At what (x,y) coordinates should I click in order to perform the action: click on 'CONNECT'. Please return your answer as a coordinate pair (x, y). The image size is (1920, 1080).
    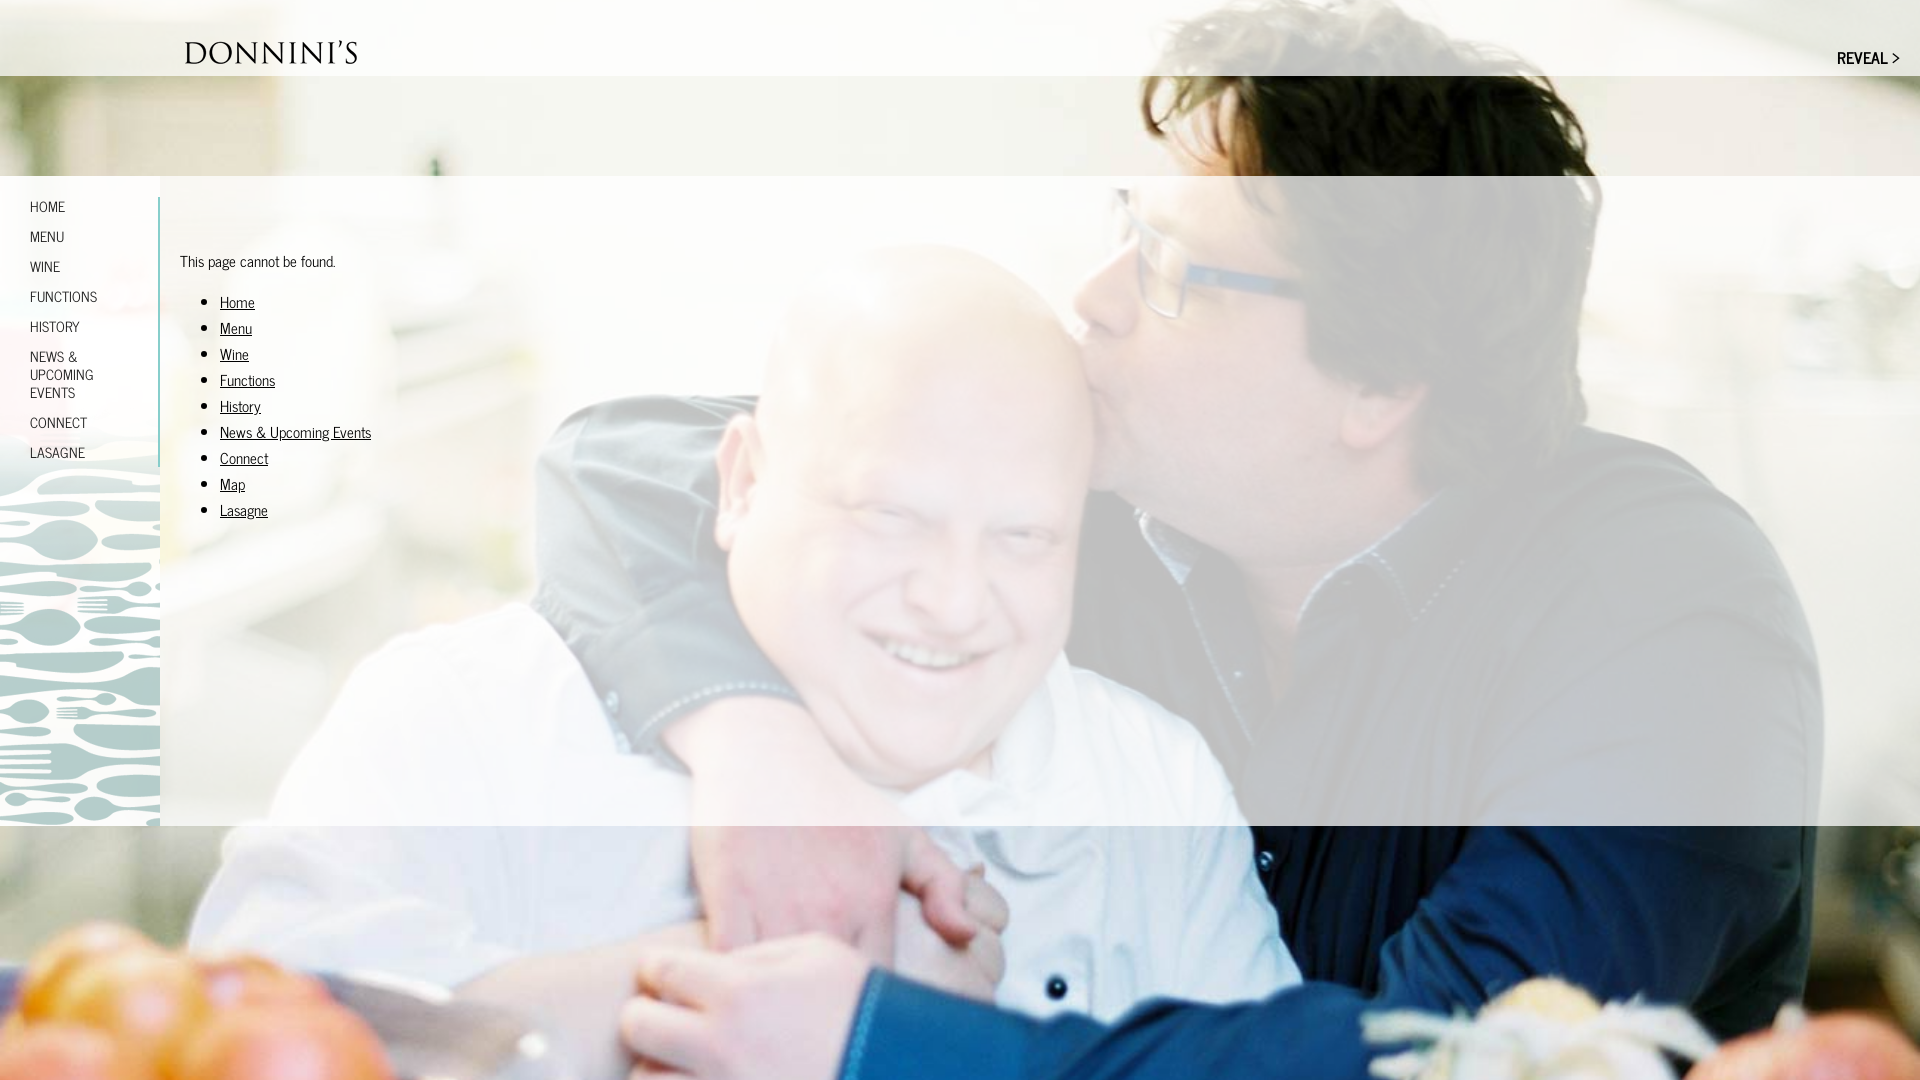
    Looking at the image, I should click on (80, 420).